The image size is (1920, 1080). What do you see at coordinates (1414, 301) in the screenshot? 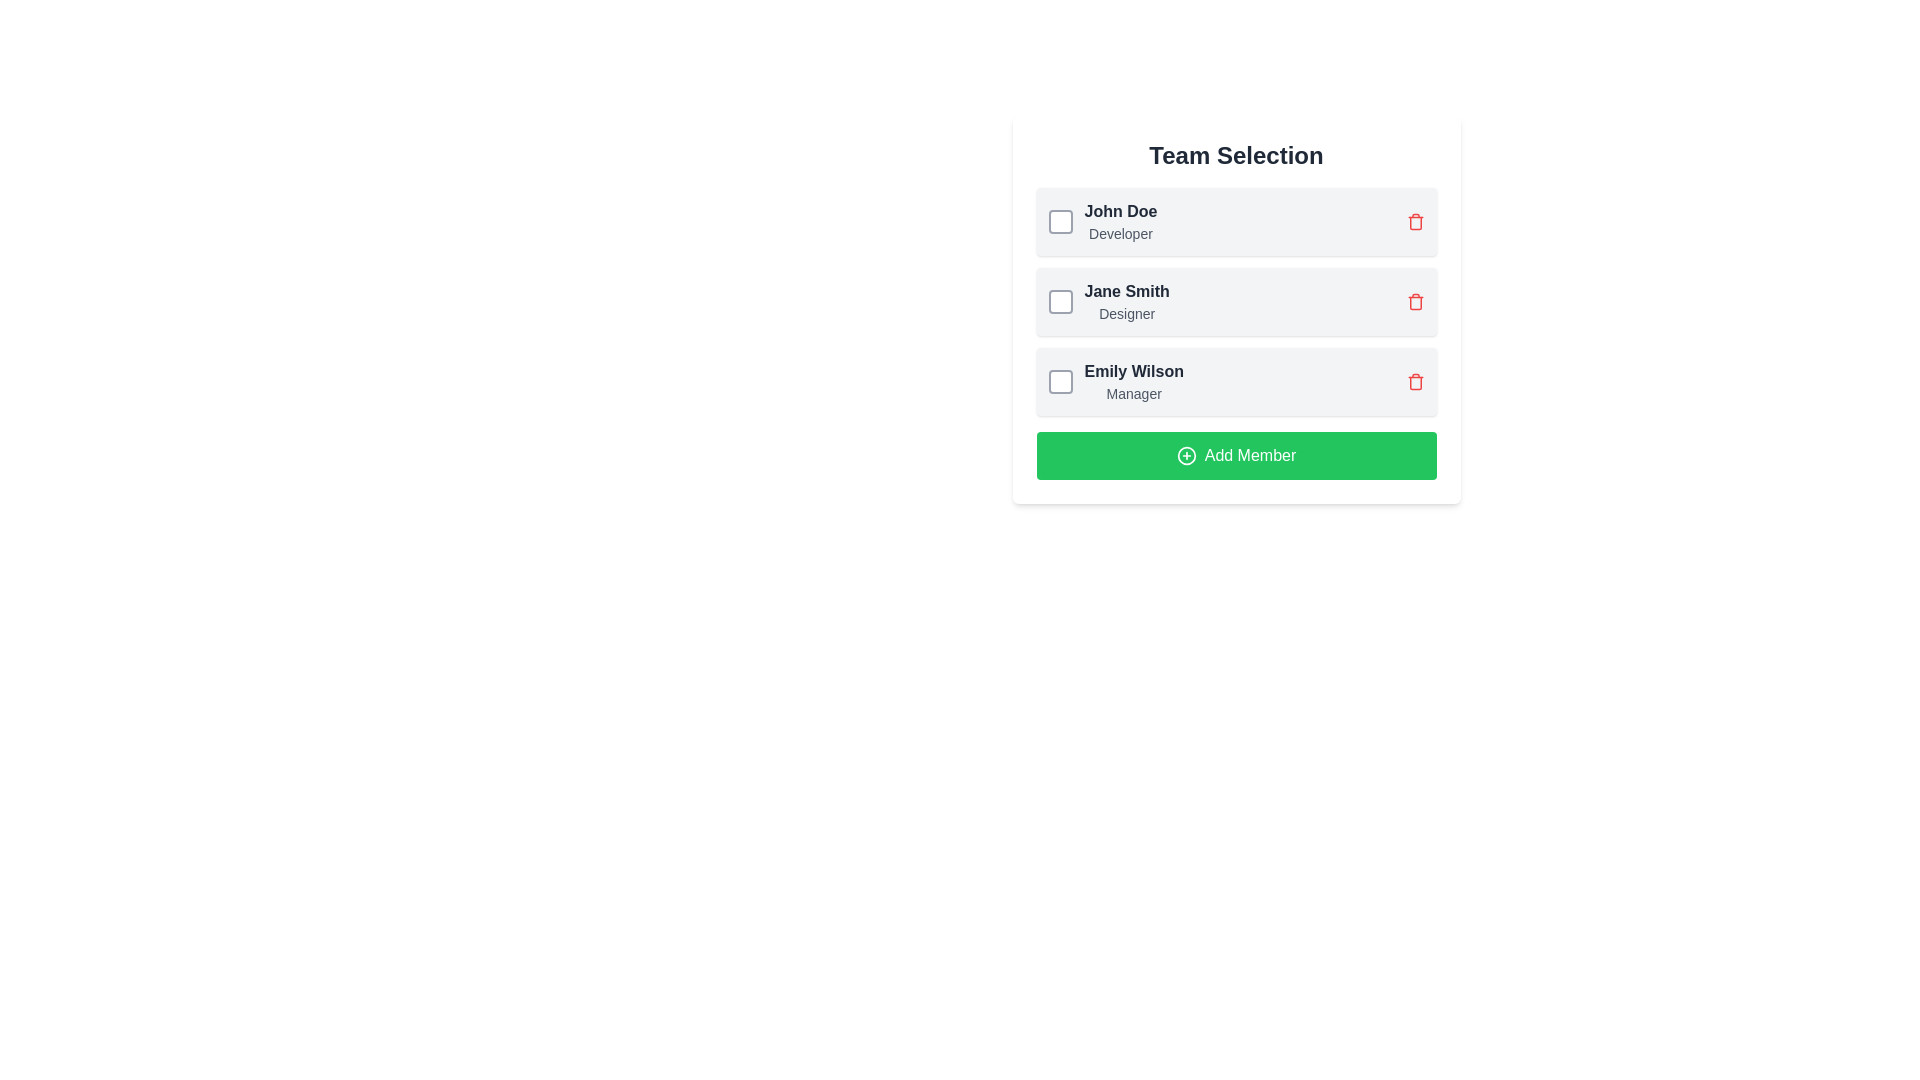
I see `the delete button (trash can) positioned to the far right of the row containing 'Jane Smith' and 'Designer'` at bounding box center [1414, 301].